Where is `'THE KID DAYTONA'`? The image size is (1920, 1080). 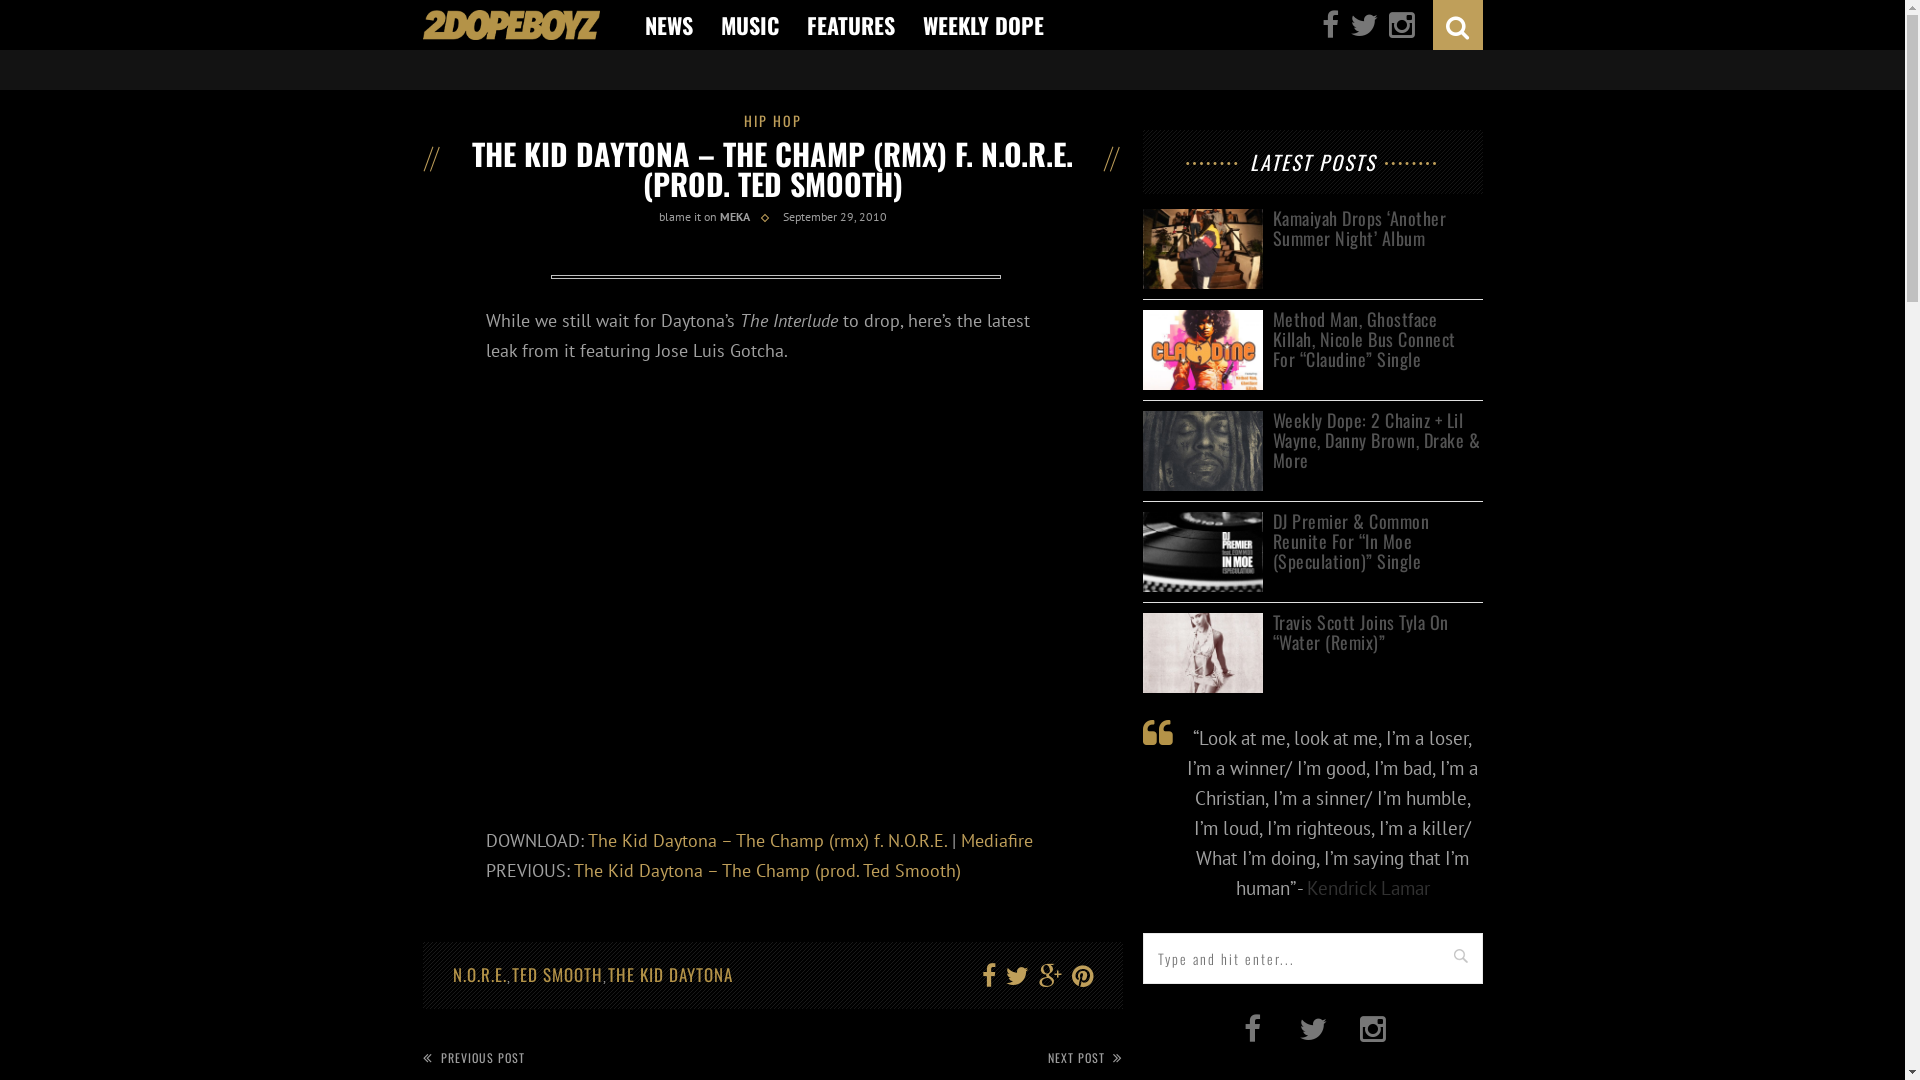
'THE KID DAYTONA' is located at coordinates (670, 973).